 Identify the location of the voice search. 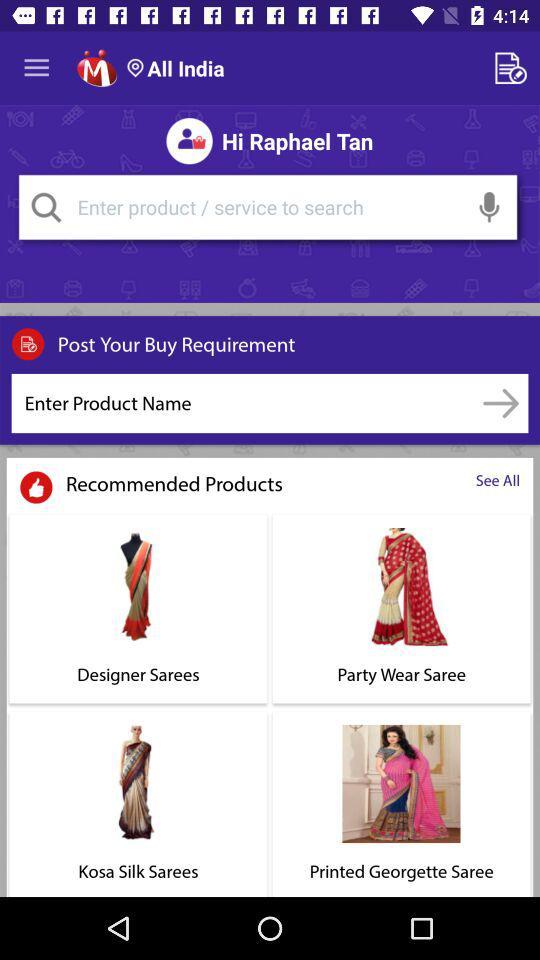
(488, 207).